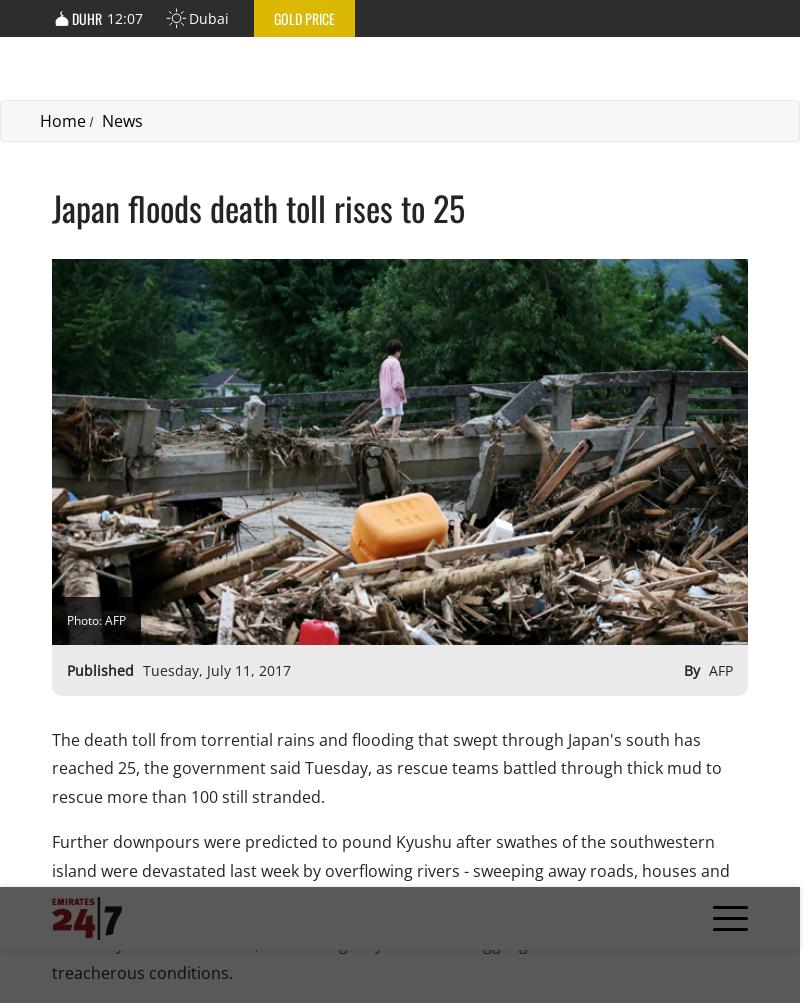 The image size is (812, 1003). Describe the element at coordinates (391, 291) in the screenshot. I see `'Some 12,000 rescuers were making "utmost" efforts to find survivors and clear washed up driftwood hampering the search, Suga said.'` at that location.